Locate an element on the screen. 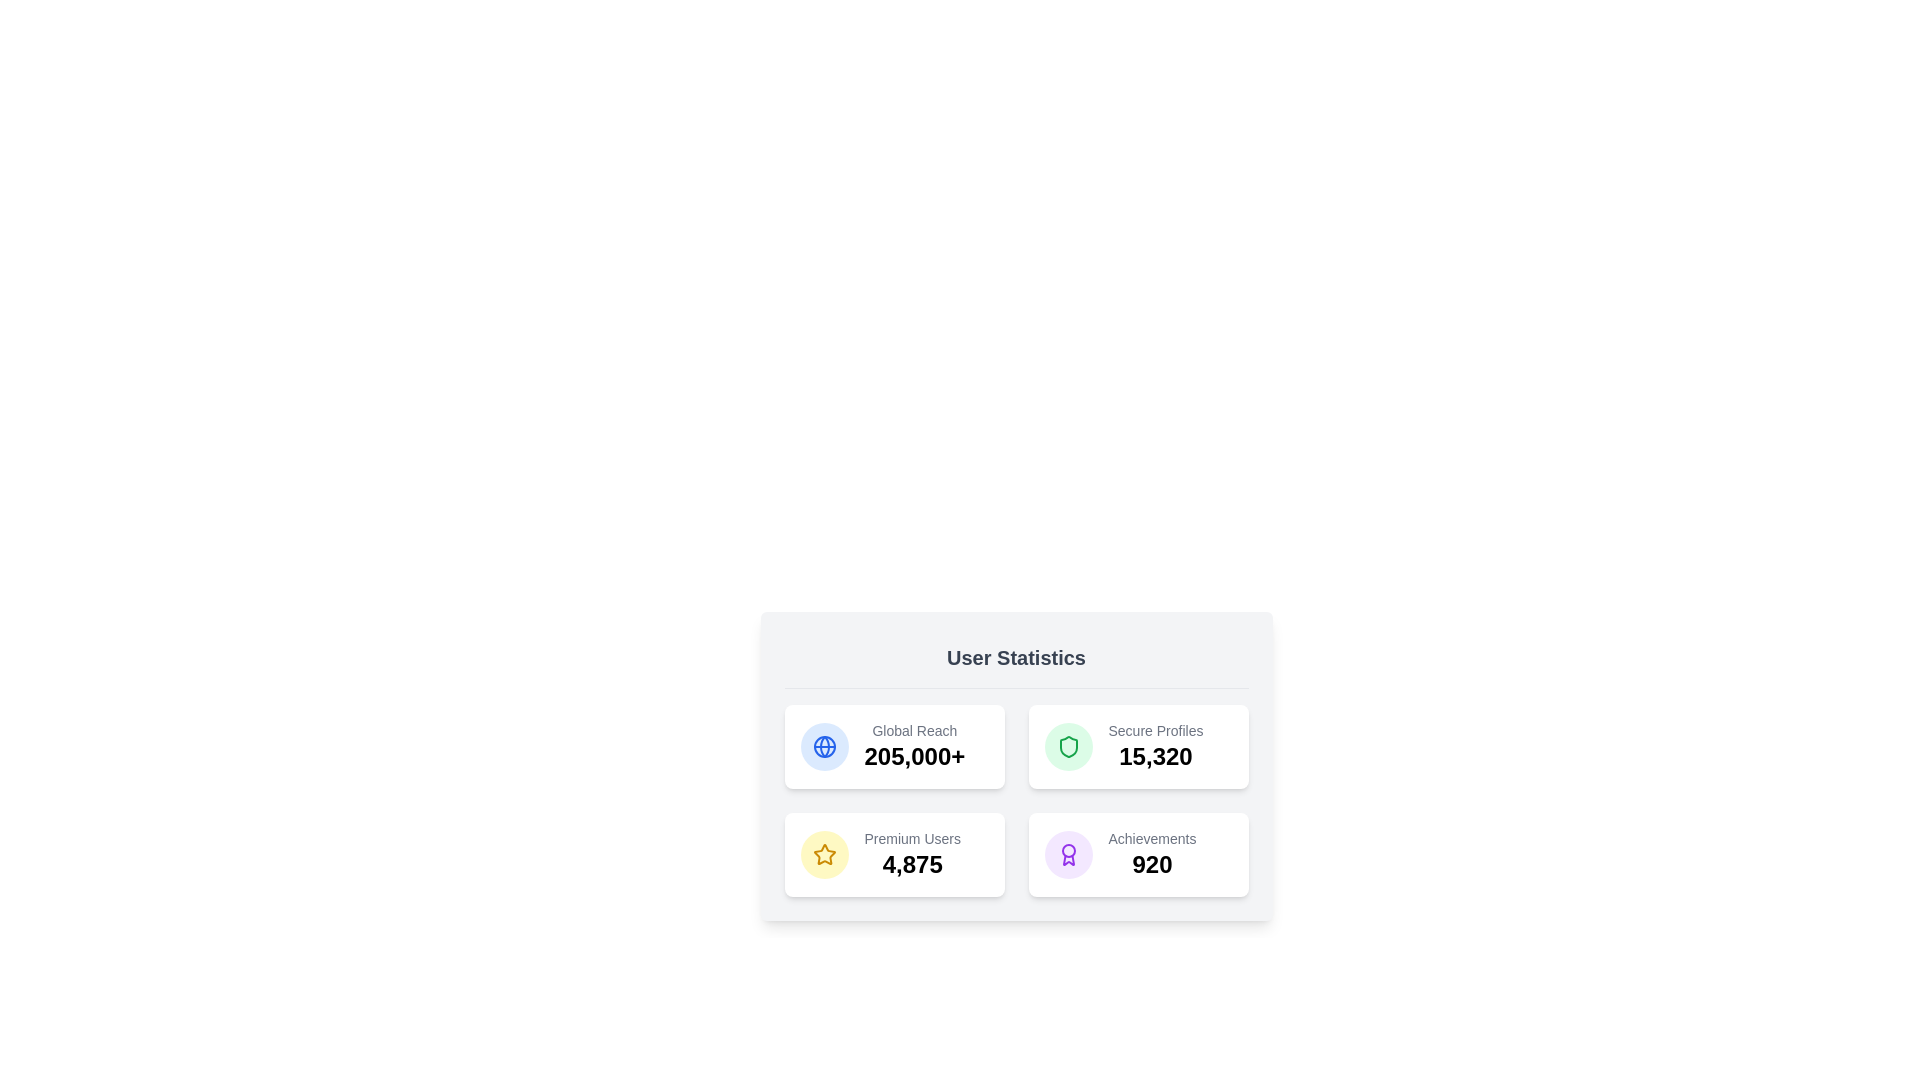  descriptive label text indicating the total count of premium users, located above the number '4,875' in the lower left quadrant of the dashboard card layout is located at coordinates (911, 839).